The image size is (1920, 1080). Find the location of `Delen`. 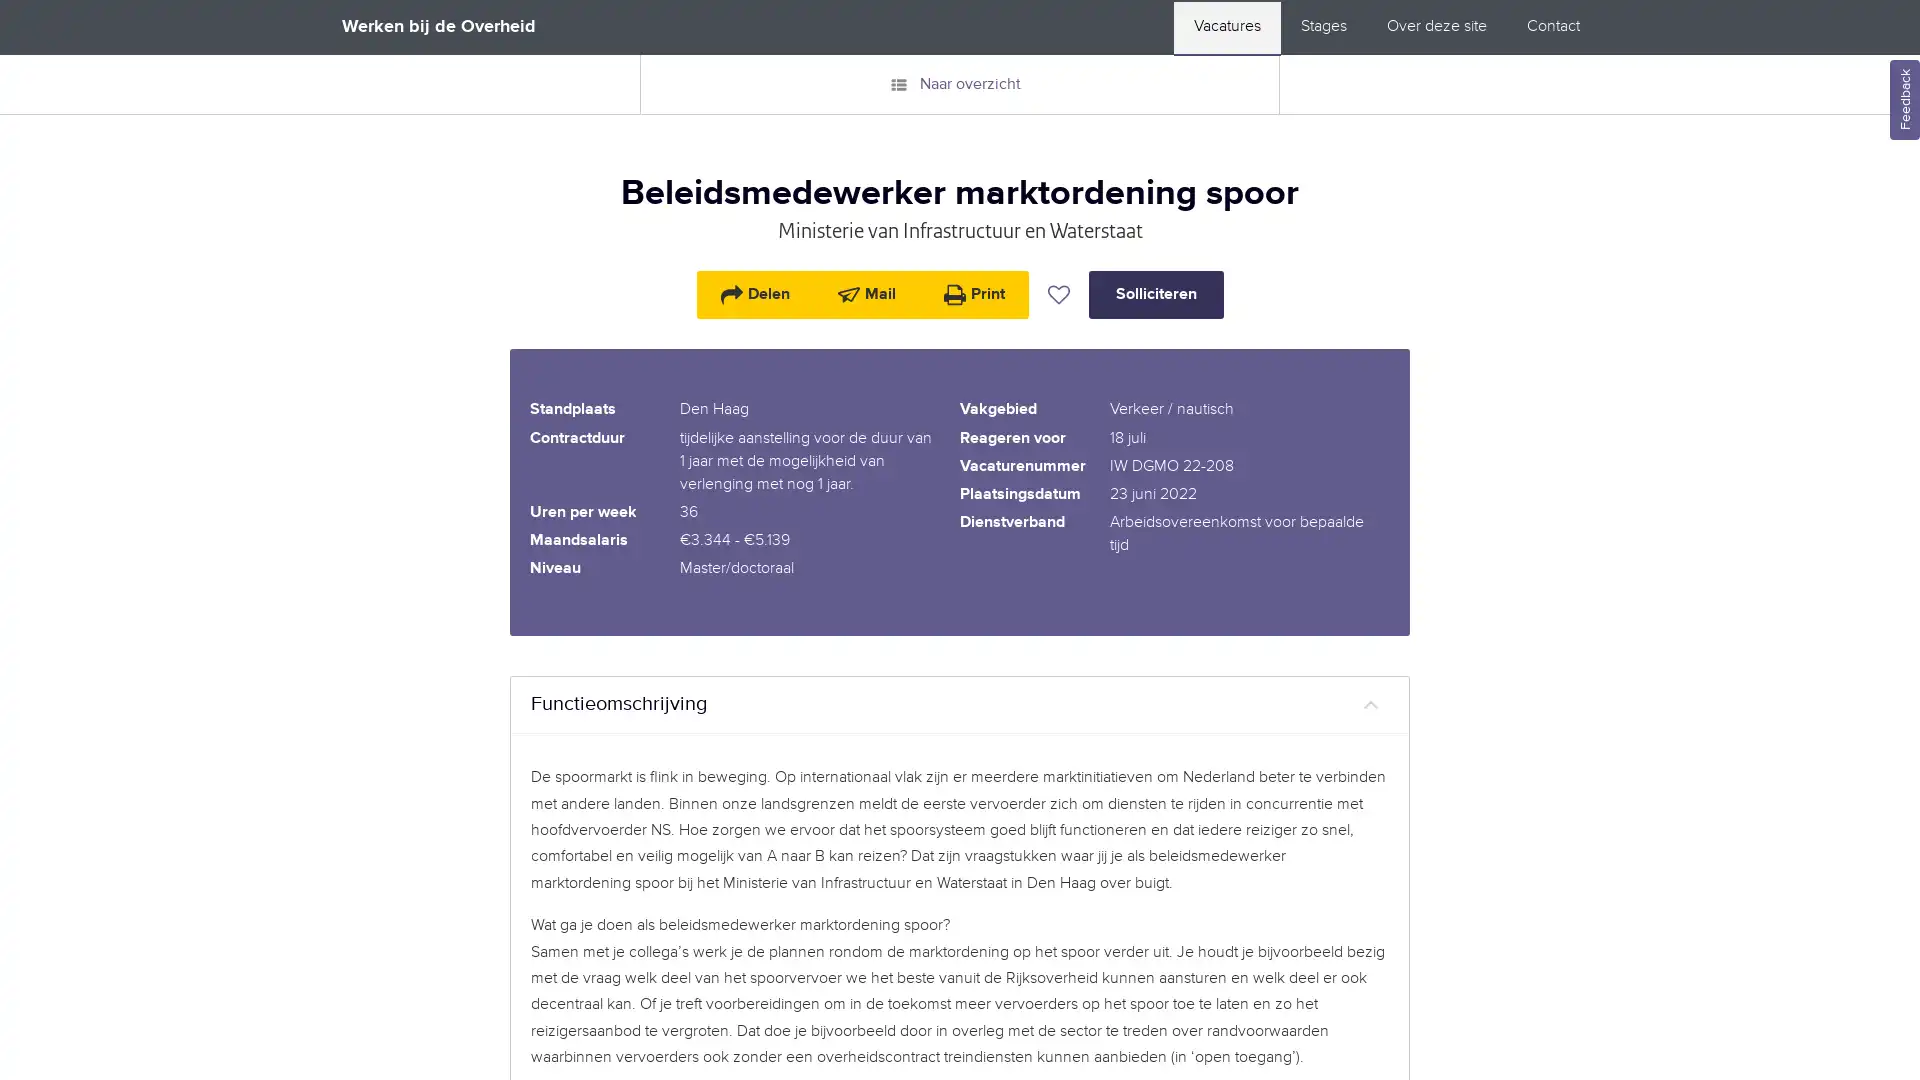

Delen is located at coordinates (753, 294).